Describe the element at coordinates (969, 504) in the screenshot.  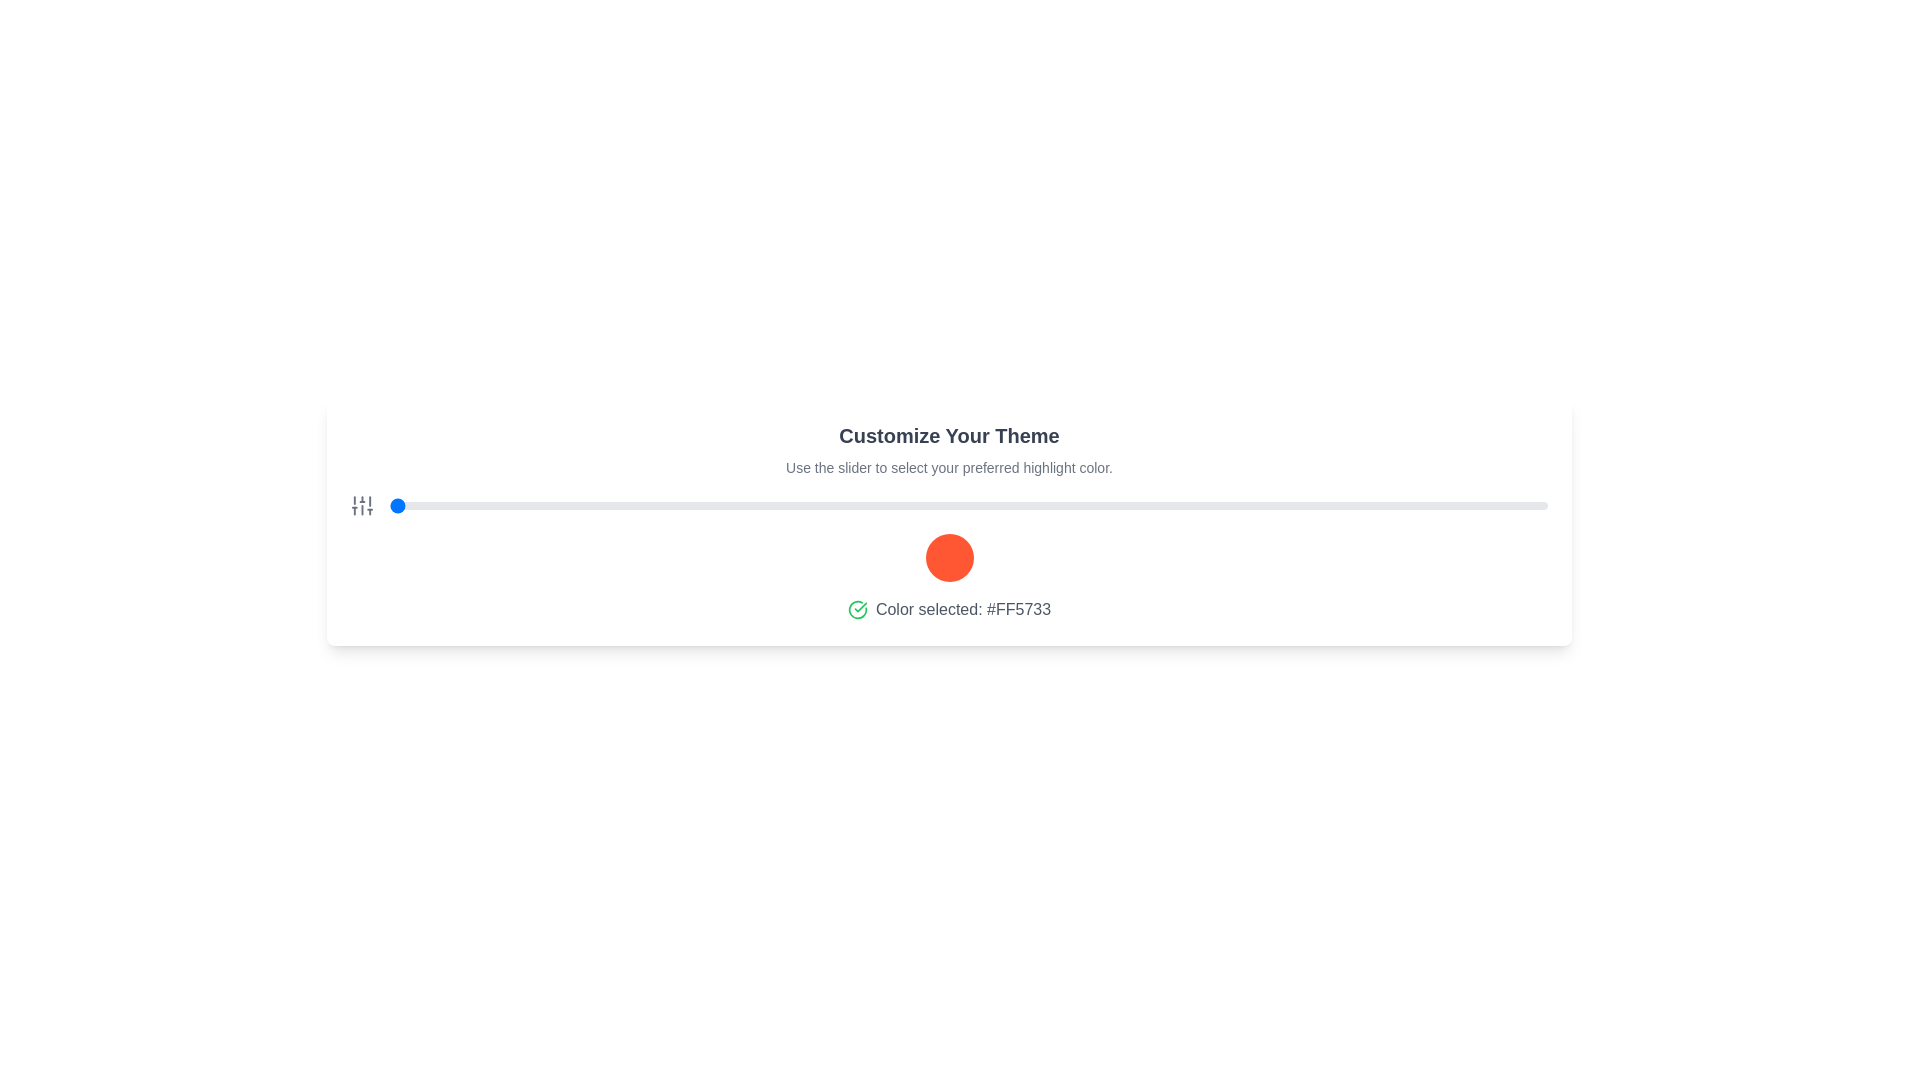
I see `the slider knob of the range slider, which adjusts a value from 0` at that location.